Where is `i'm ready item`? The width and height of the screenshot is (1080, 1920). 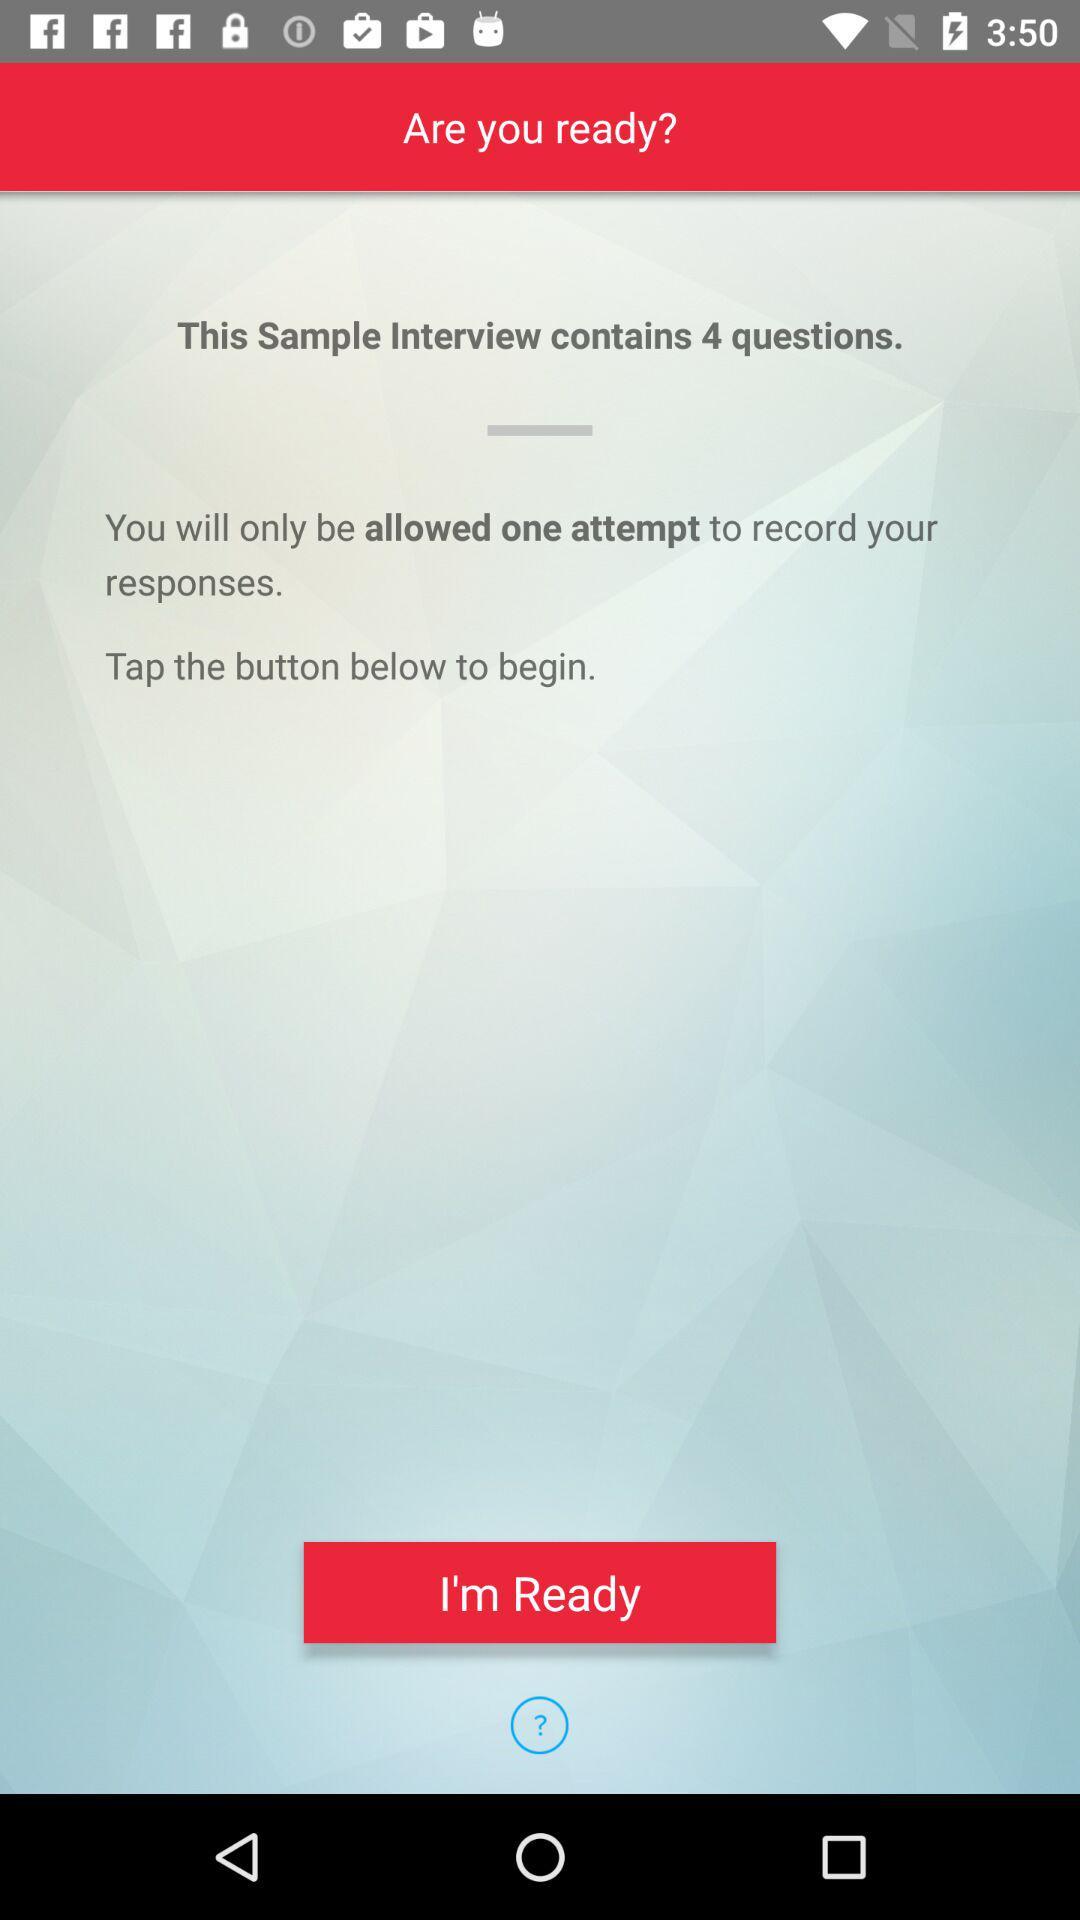 i'm ready item is located at coordinates (540, 1591).